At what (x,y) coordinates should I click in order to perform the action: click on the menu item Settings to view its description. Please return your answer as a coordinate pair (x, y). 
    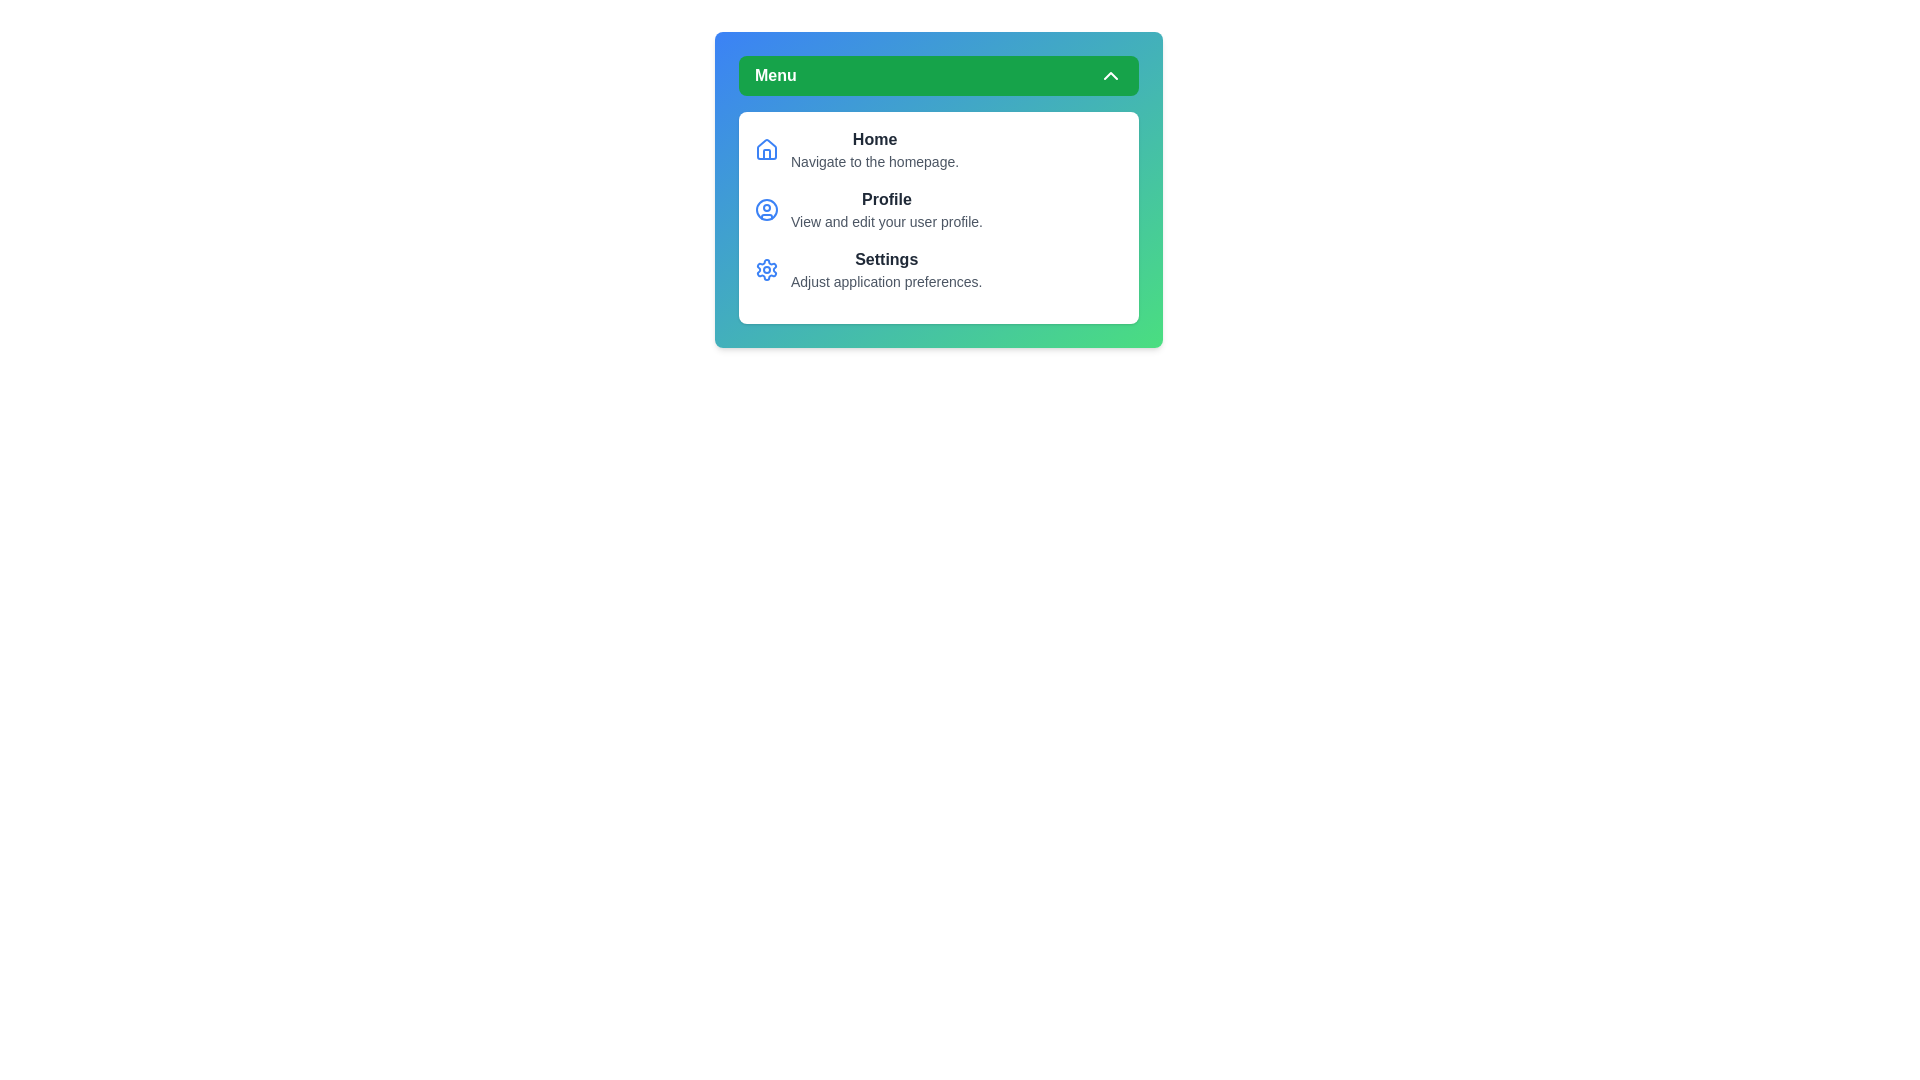
    Looking at the image, I should click on (885, 258).